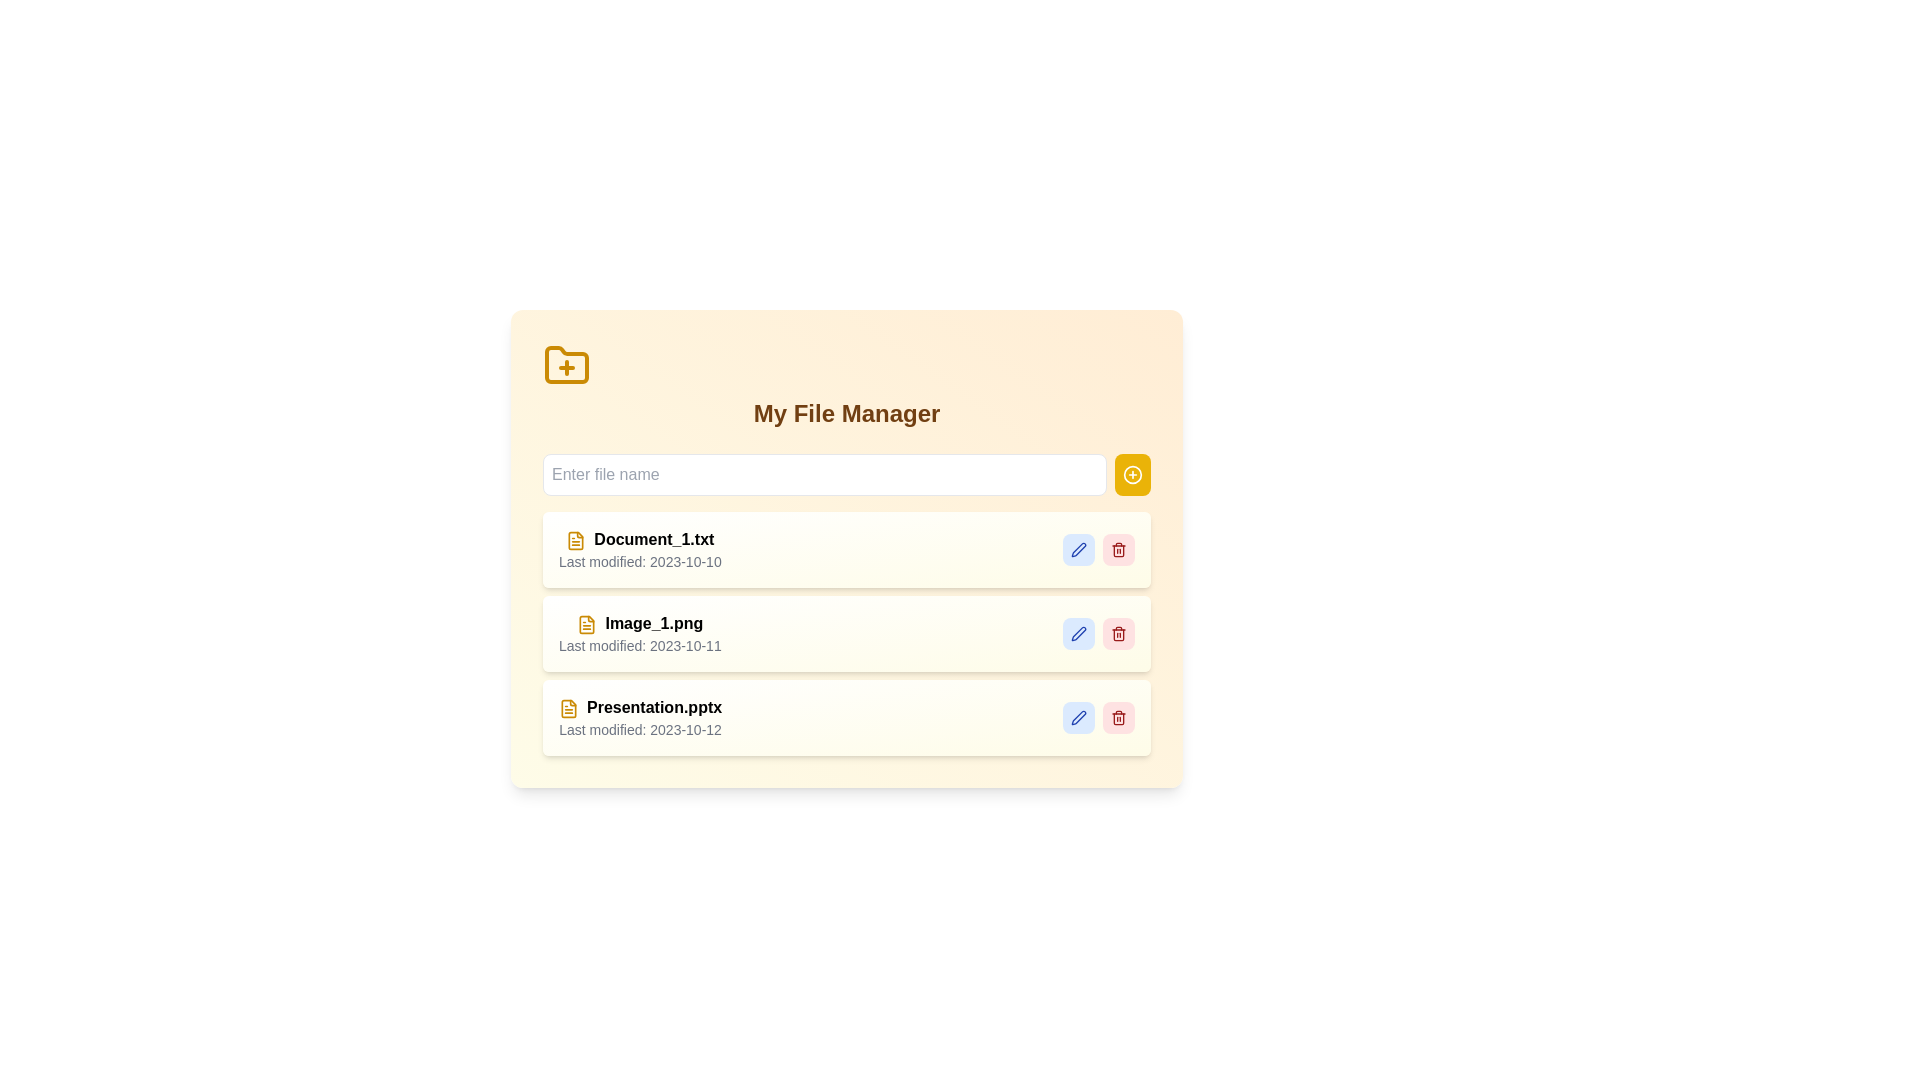 Image resolution: width=1920 pixels, height=1080 pixels. I want to click on the circular yellow icon with a plus sign in the center, located in the top-right corner next to the file search bar, so click(1132, 474).